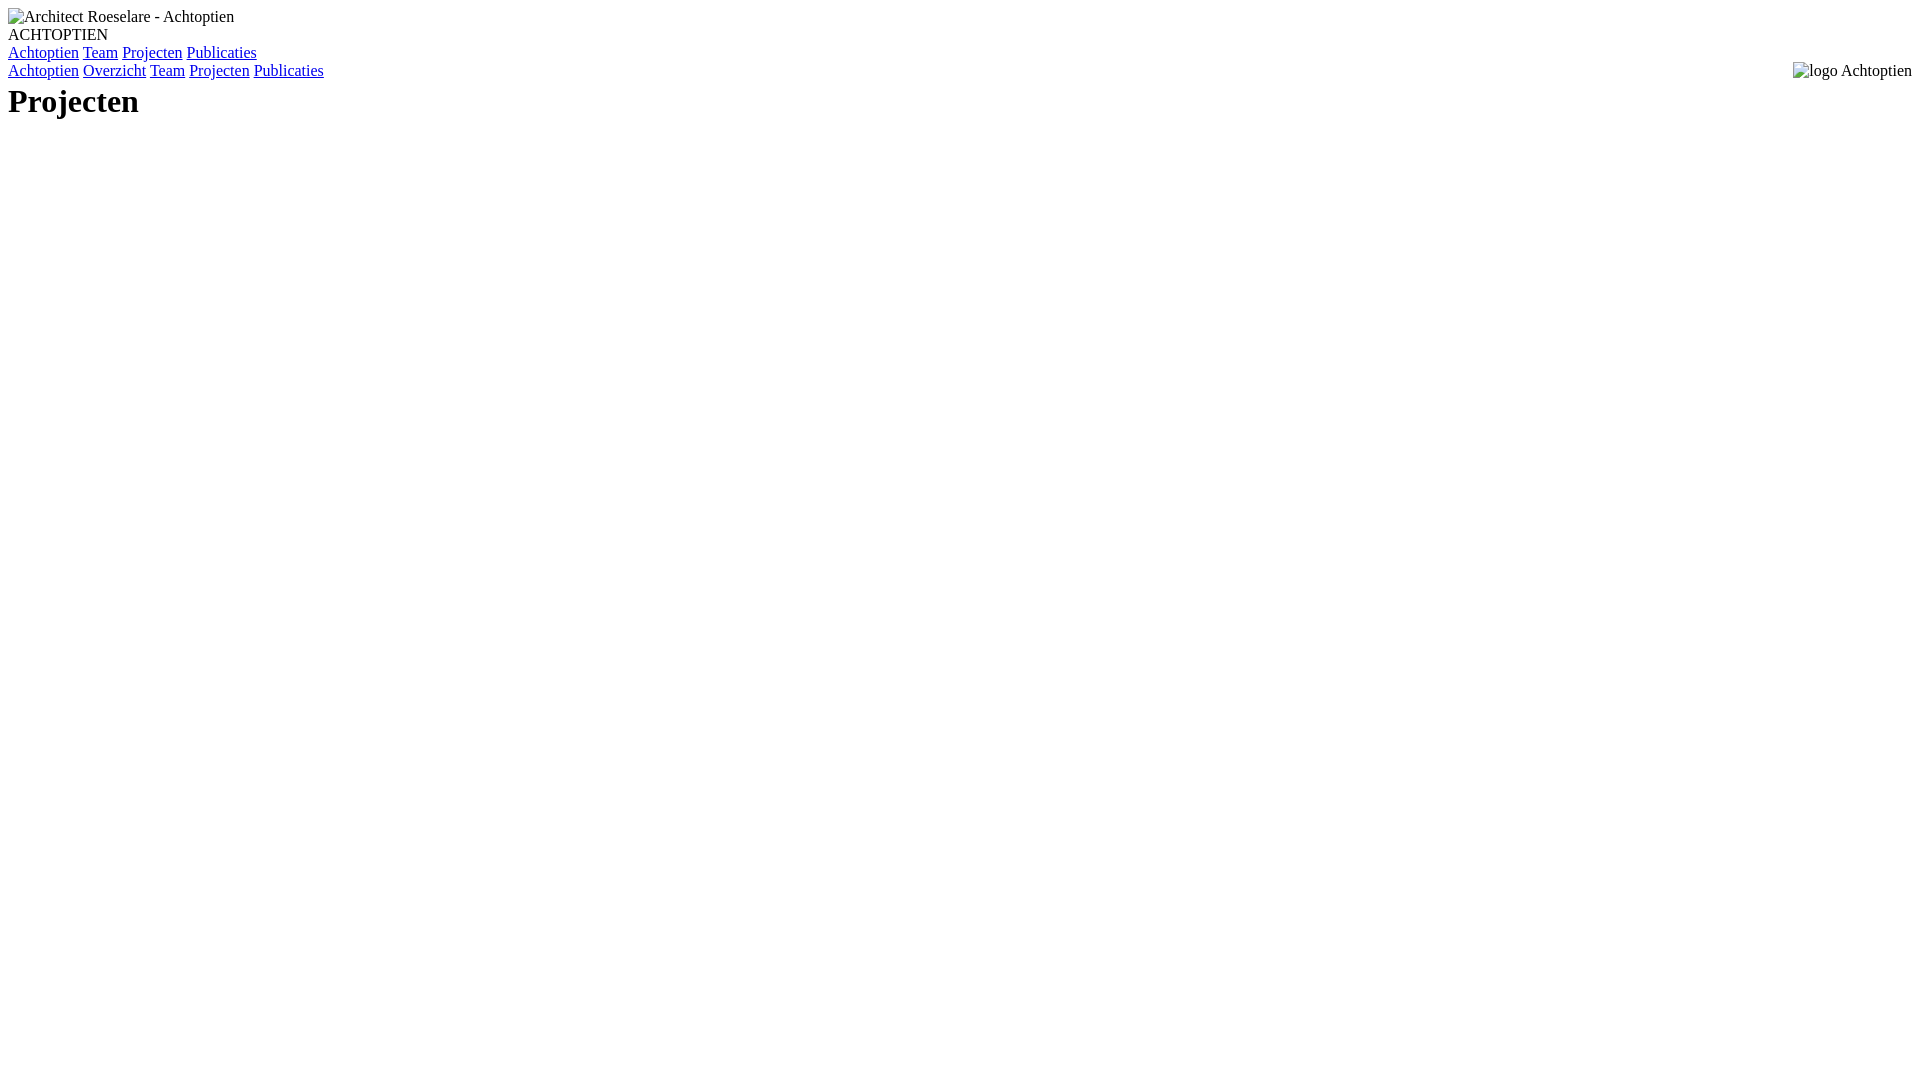 This screenshot has height=1080, width=1920. Describe the element at coordinates (43, 51) in the screenshot. I see `'Achtoptien'` at that location.